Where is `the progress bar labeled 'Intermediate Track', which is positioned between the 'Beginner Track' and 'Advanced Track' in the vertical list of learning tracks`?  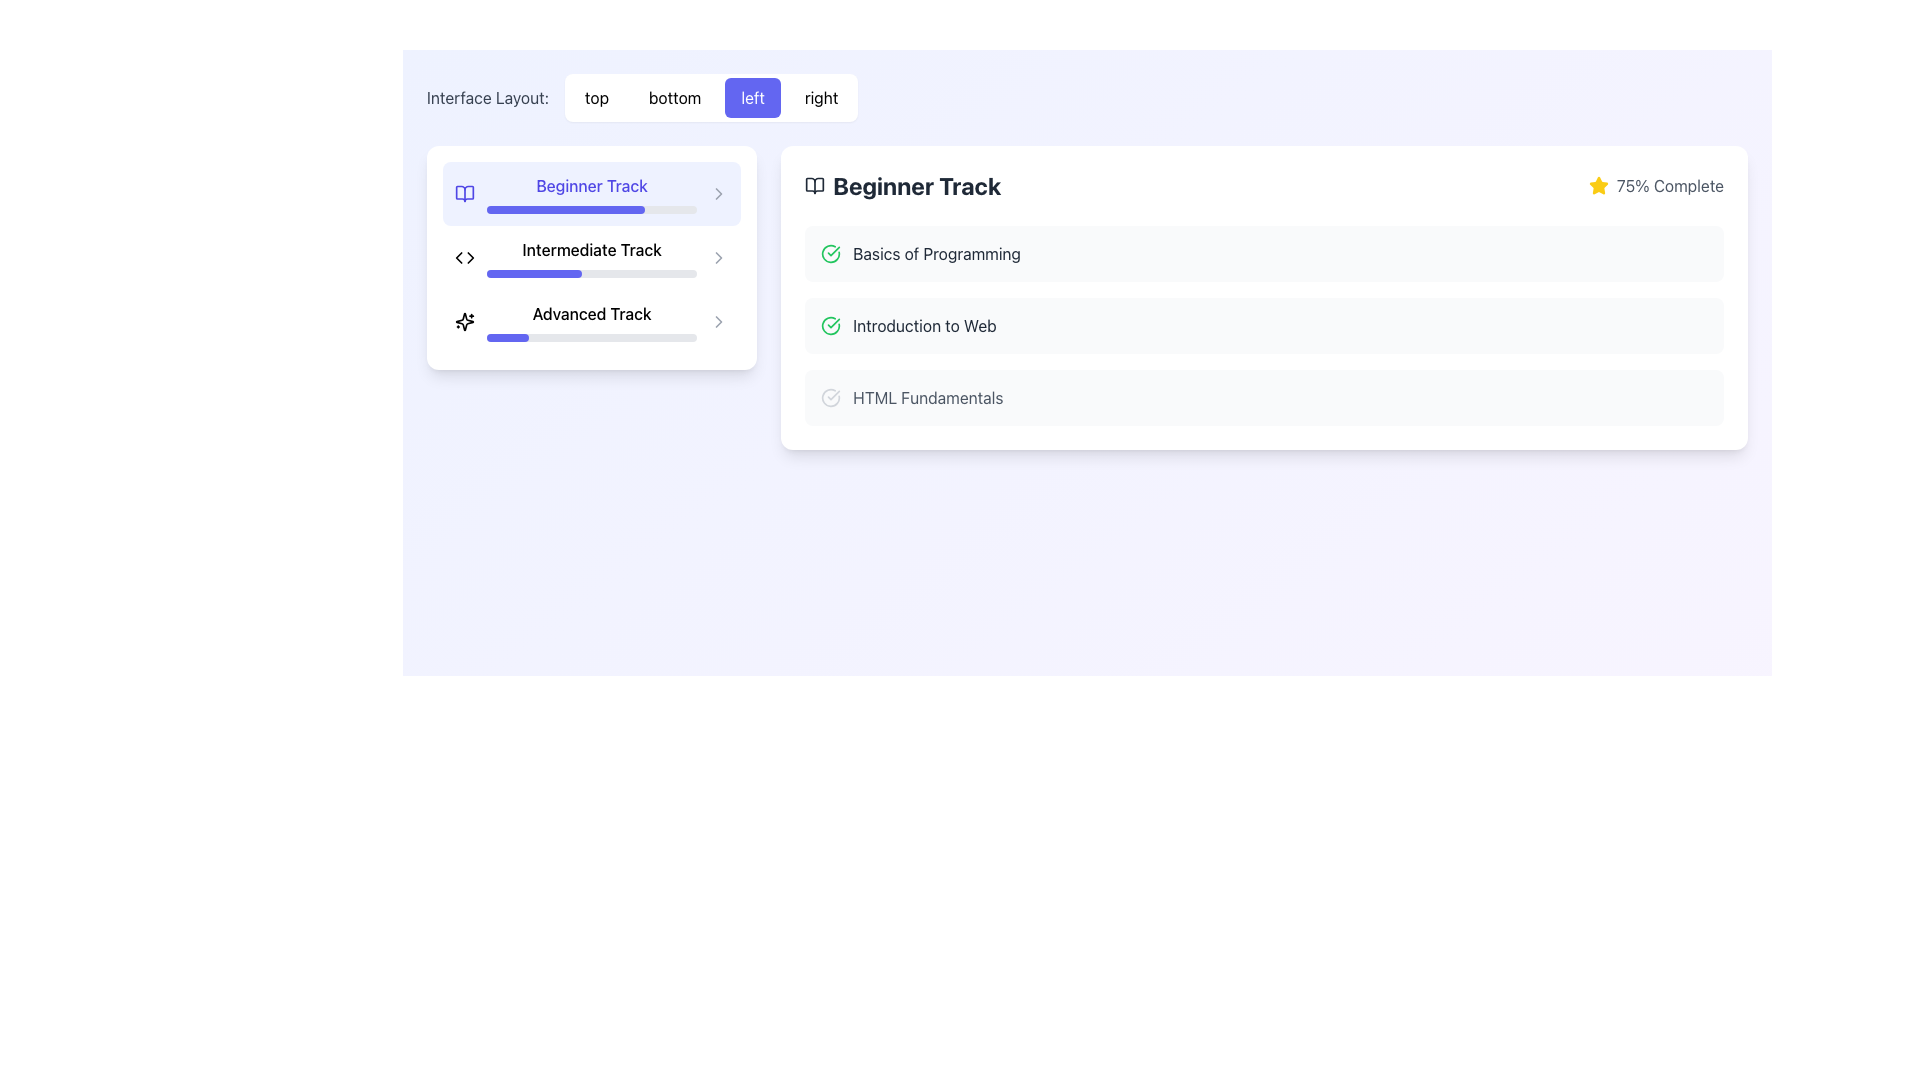
the progress bar labeled 'Intermediate Track', which is positioned between the 'Beginner Track' and 'Advanced Track' in the vertical list of learning tracks is located at coordinates (591, 257).